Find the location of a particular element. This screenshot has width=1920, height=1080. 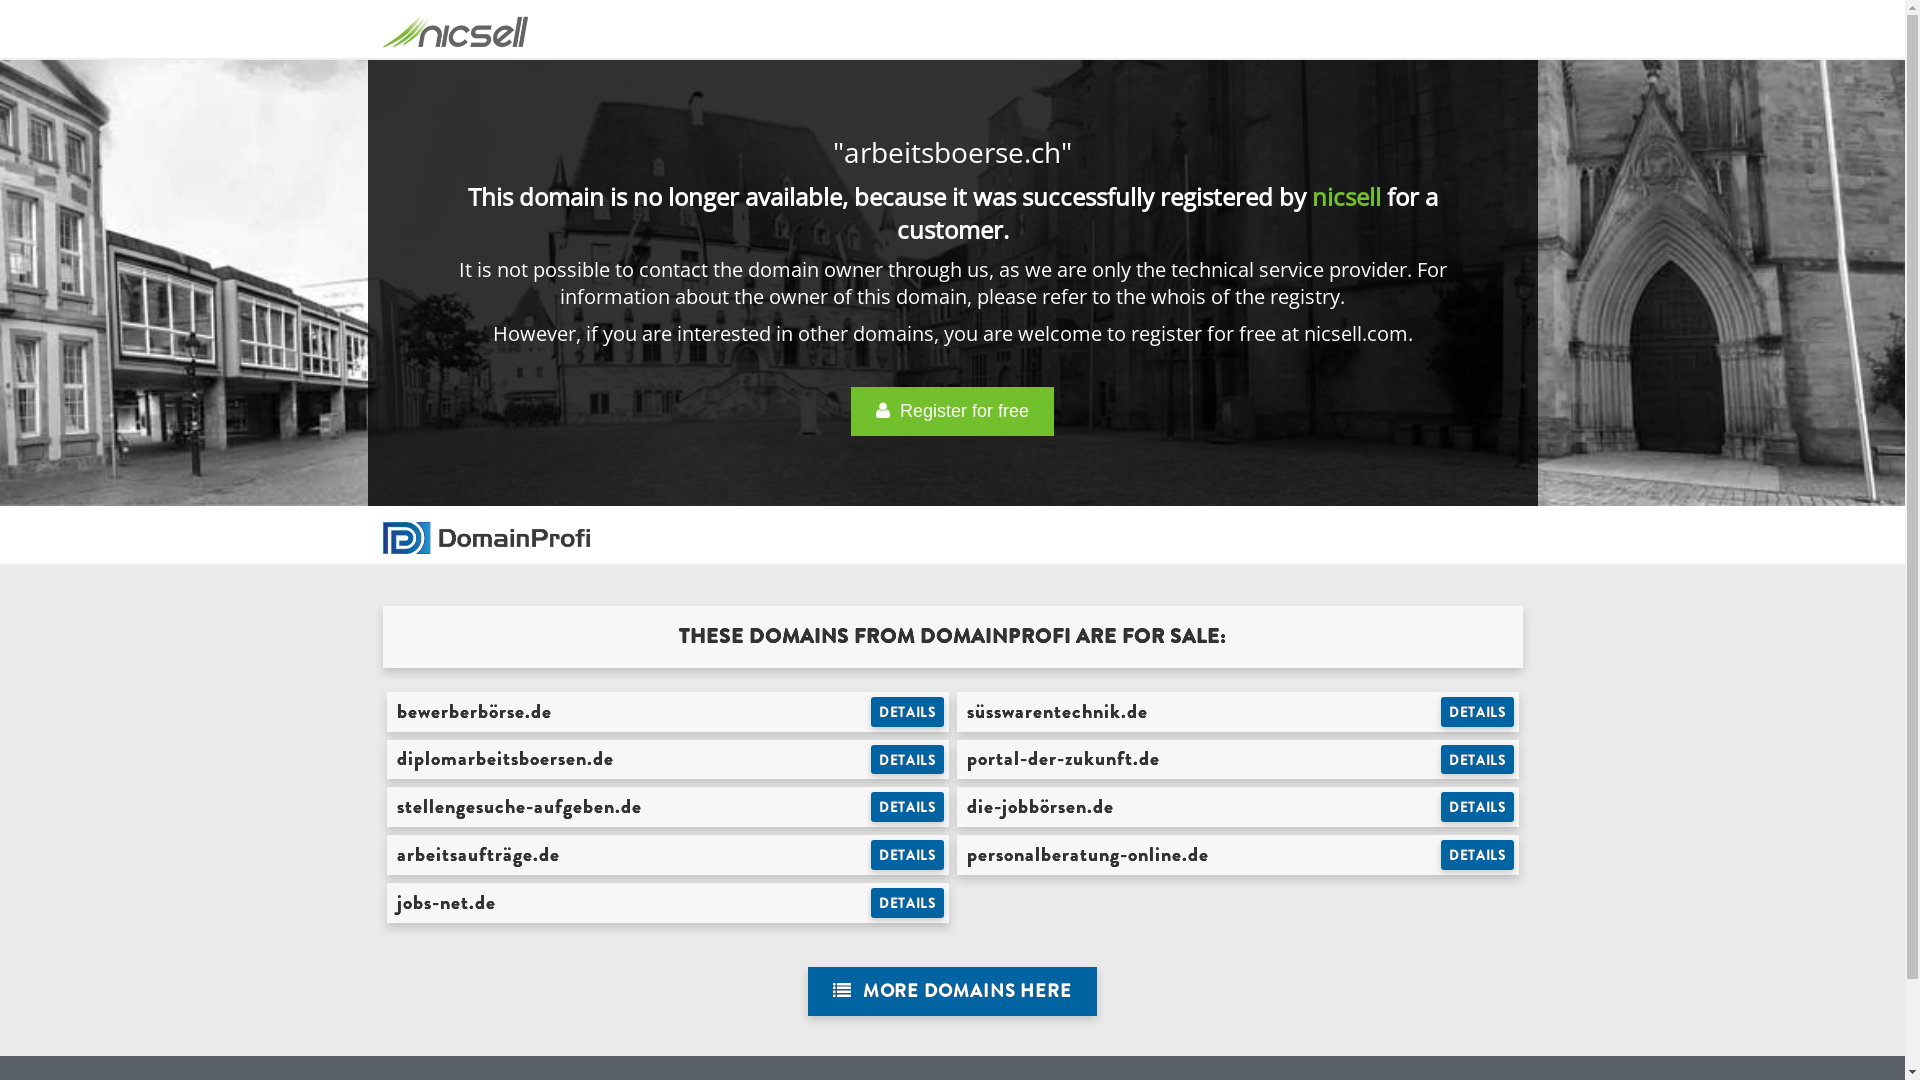

'DETAILS' is located at coordinates (906, 855).